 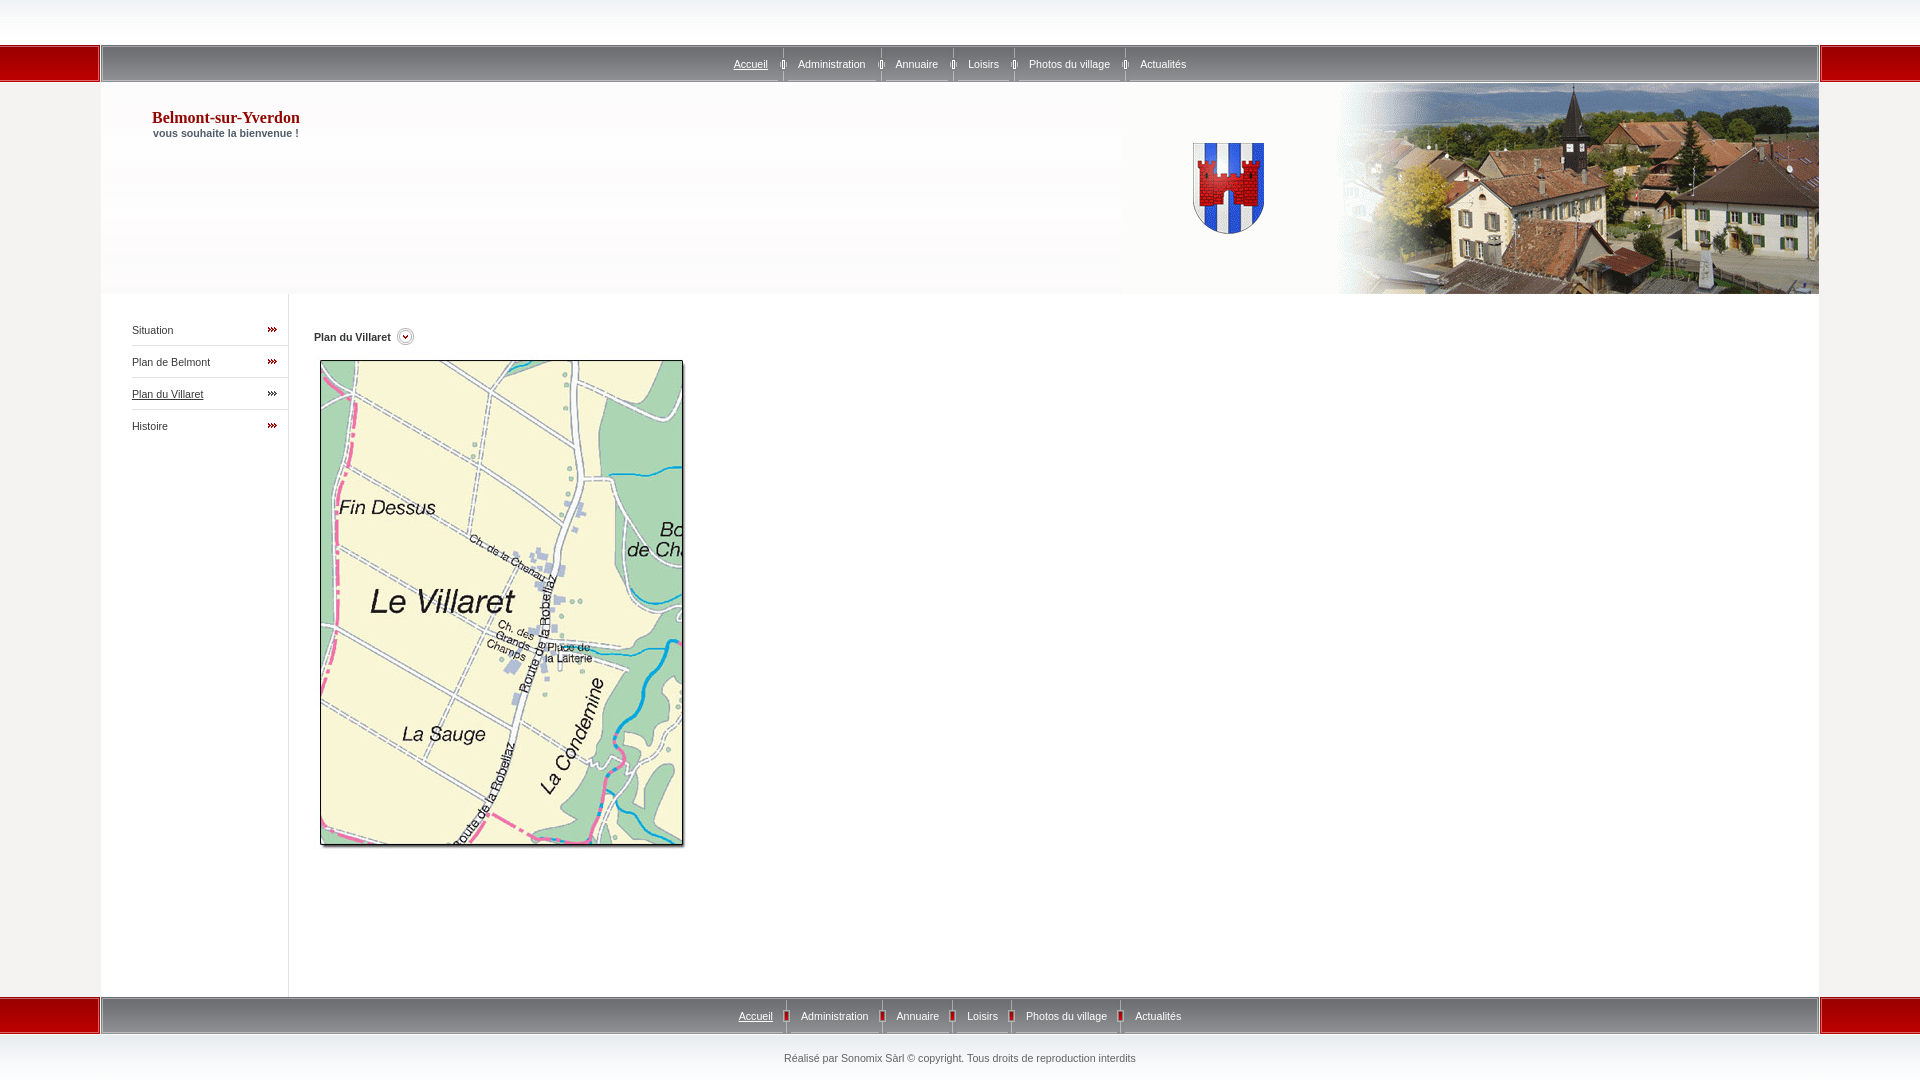 What do you see at coordinates (896, 1015) in the screenshot?
I see `'Annuaire'` at bounding box center [896, 1015].